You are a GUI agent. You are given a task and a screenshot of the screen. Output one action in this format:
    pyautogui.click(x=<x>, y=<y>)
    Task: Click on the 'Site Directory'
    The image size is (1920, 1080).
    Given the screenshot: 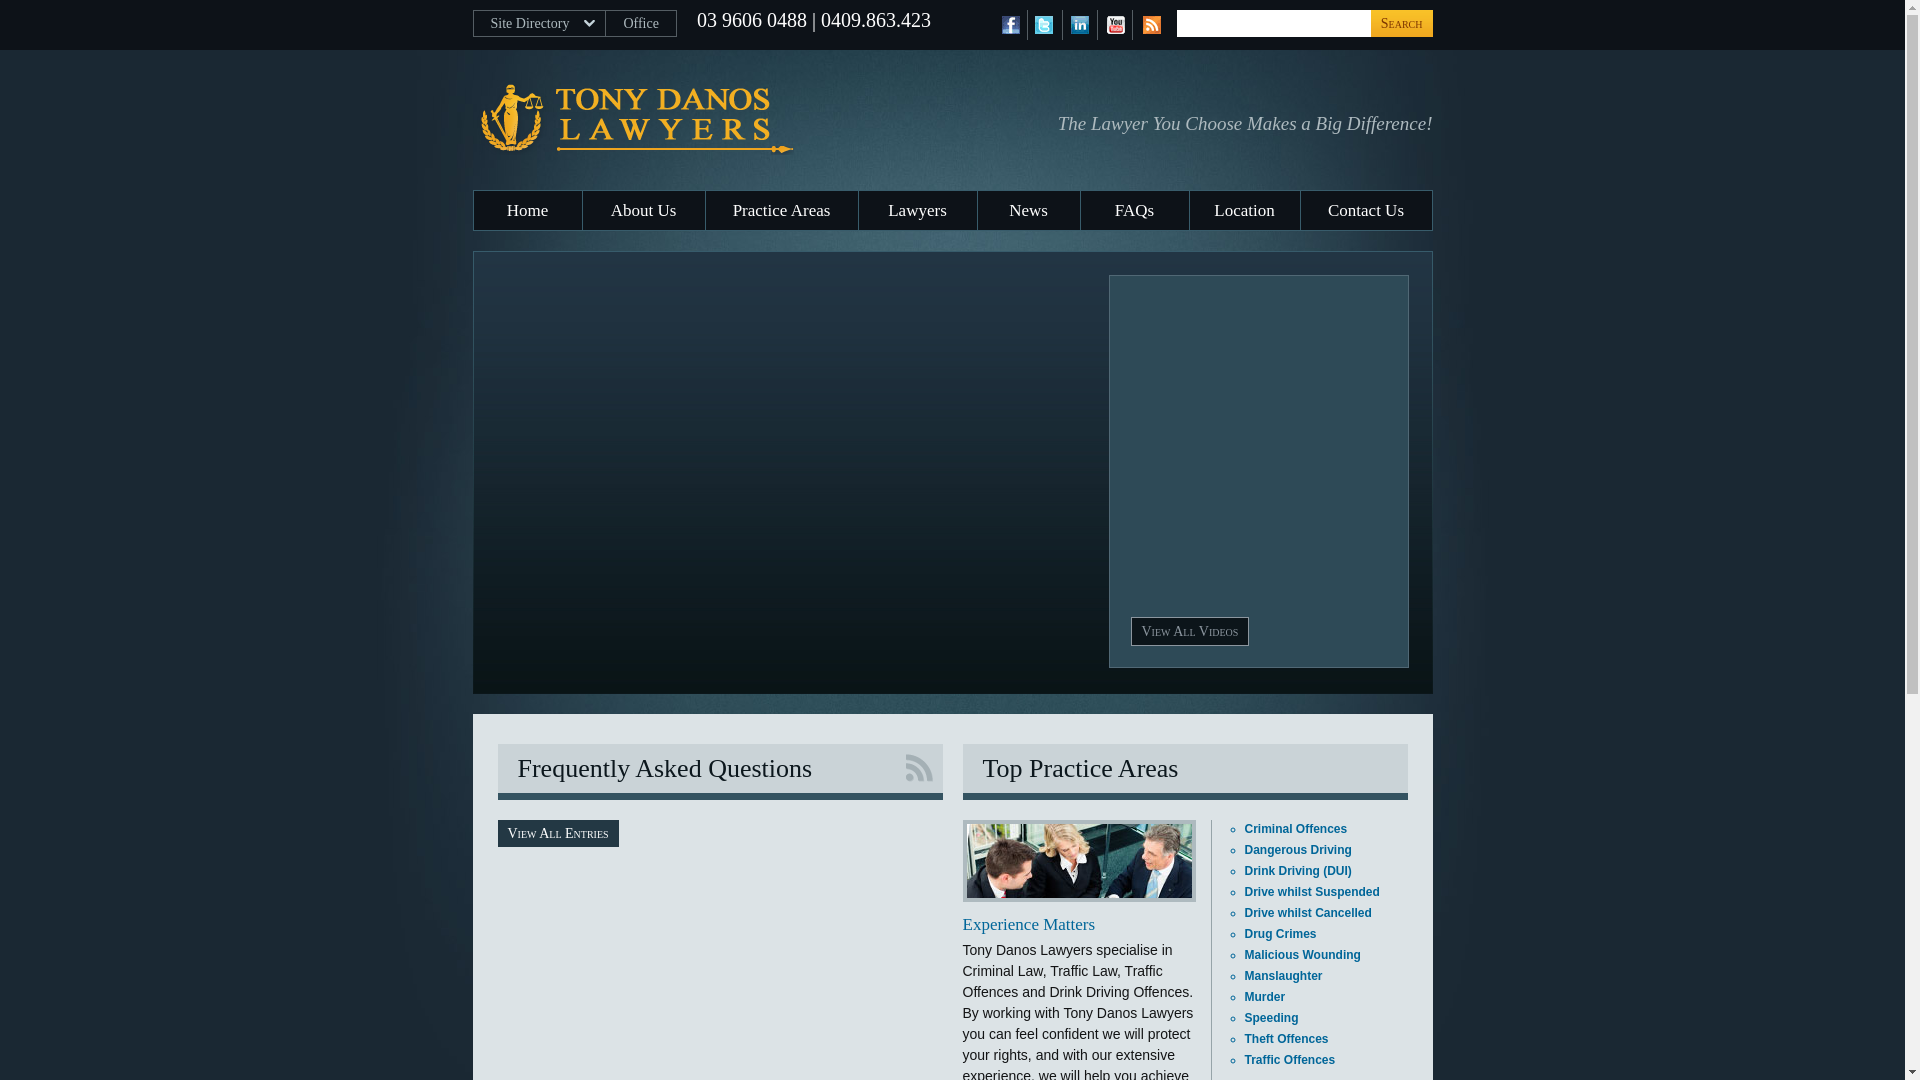 What is the action you would take?
    pyautogui.click(x=538, y=23)
    